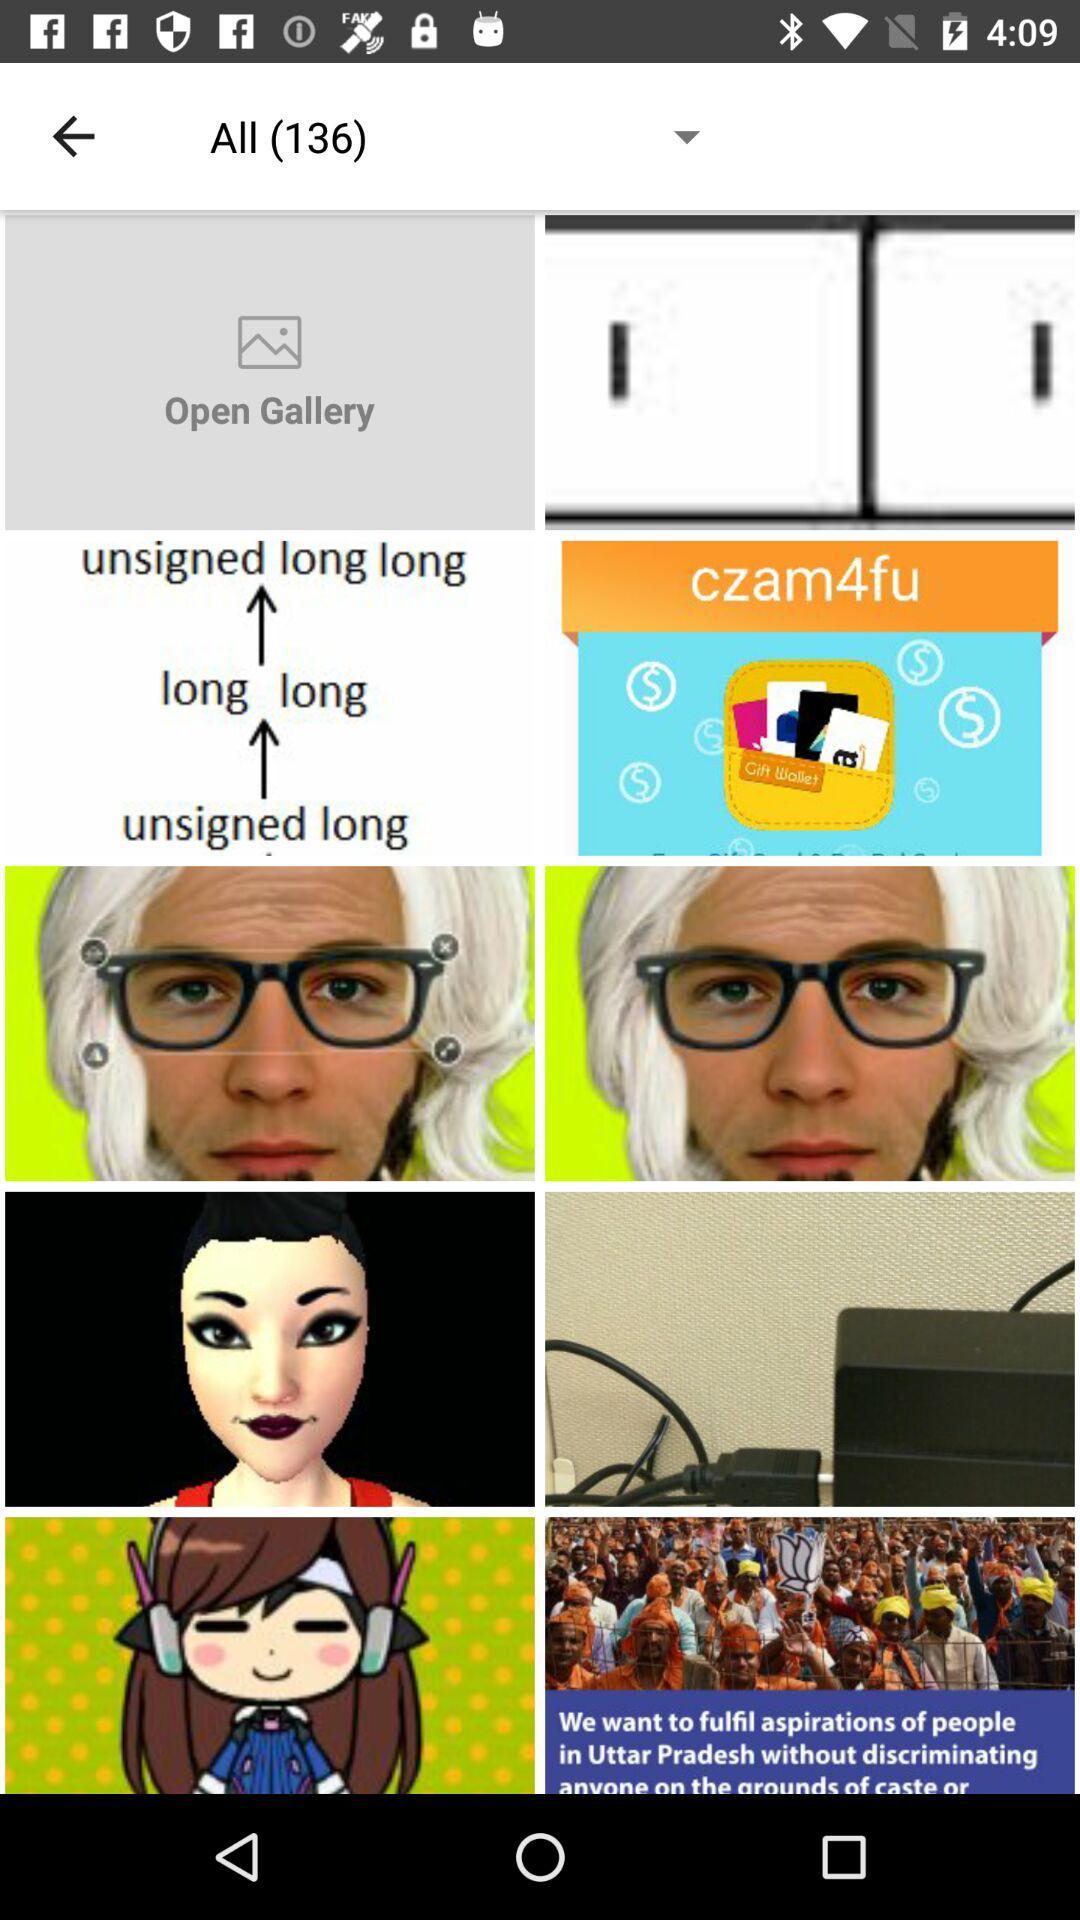 The image size is (1080, 1920). I want to click on google page, so click(270, 1023).